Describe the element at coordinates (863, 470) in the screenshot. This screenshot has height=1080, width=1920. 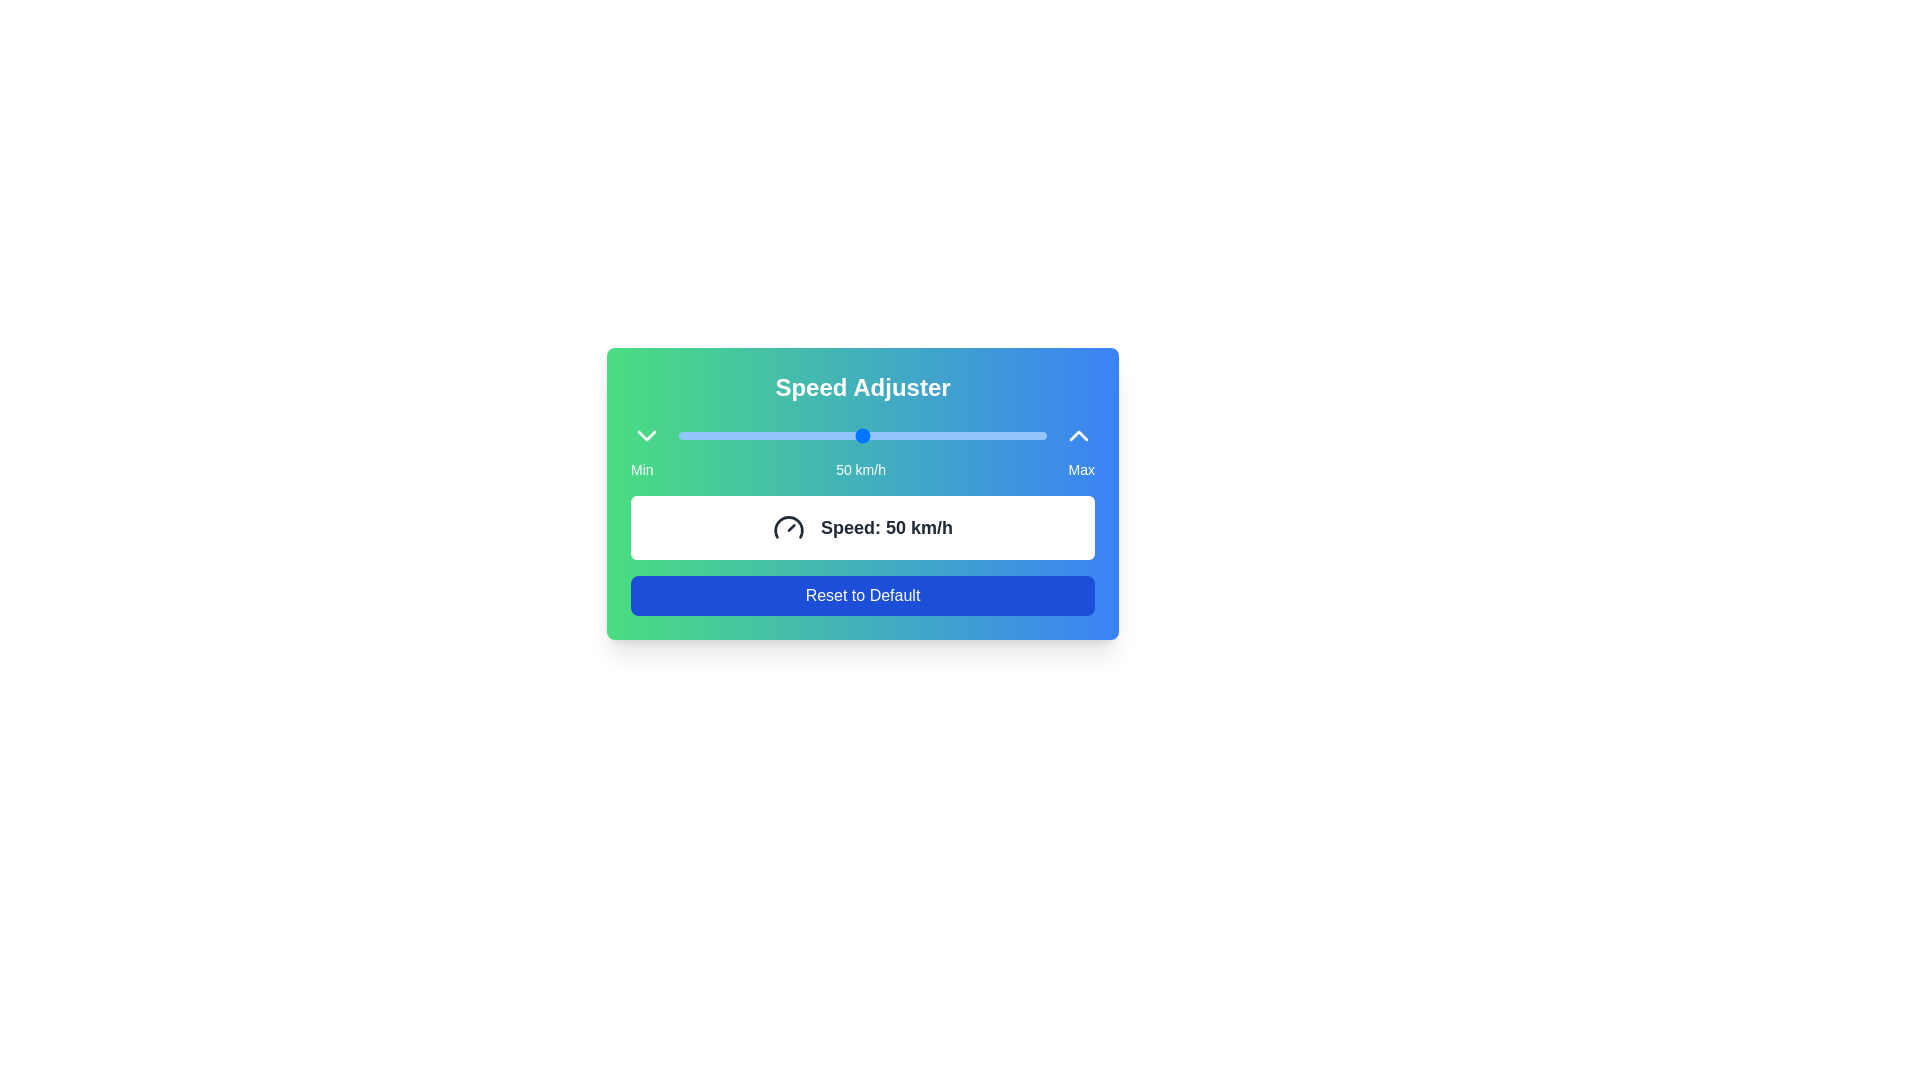
I see `the Textual Indicator displaying 'Min', '50 km/h', and 'Max' labels, which is positioned below the slider in the 'Speed Adjuster' component` at that location.